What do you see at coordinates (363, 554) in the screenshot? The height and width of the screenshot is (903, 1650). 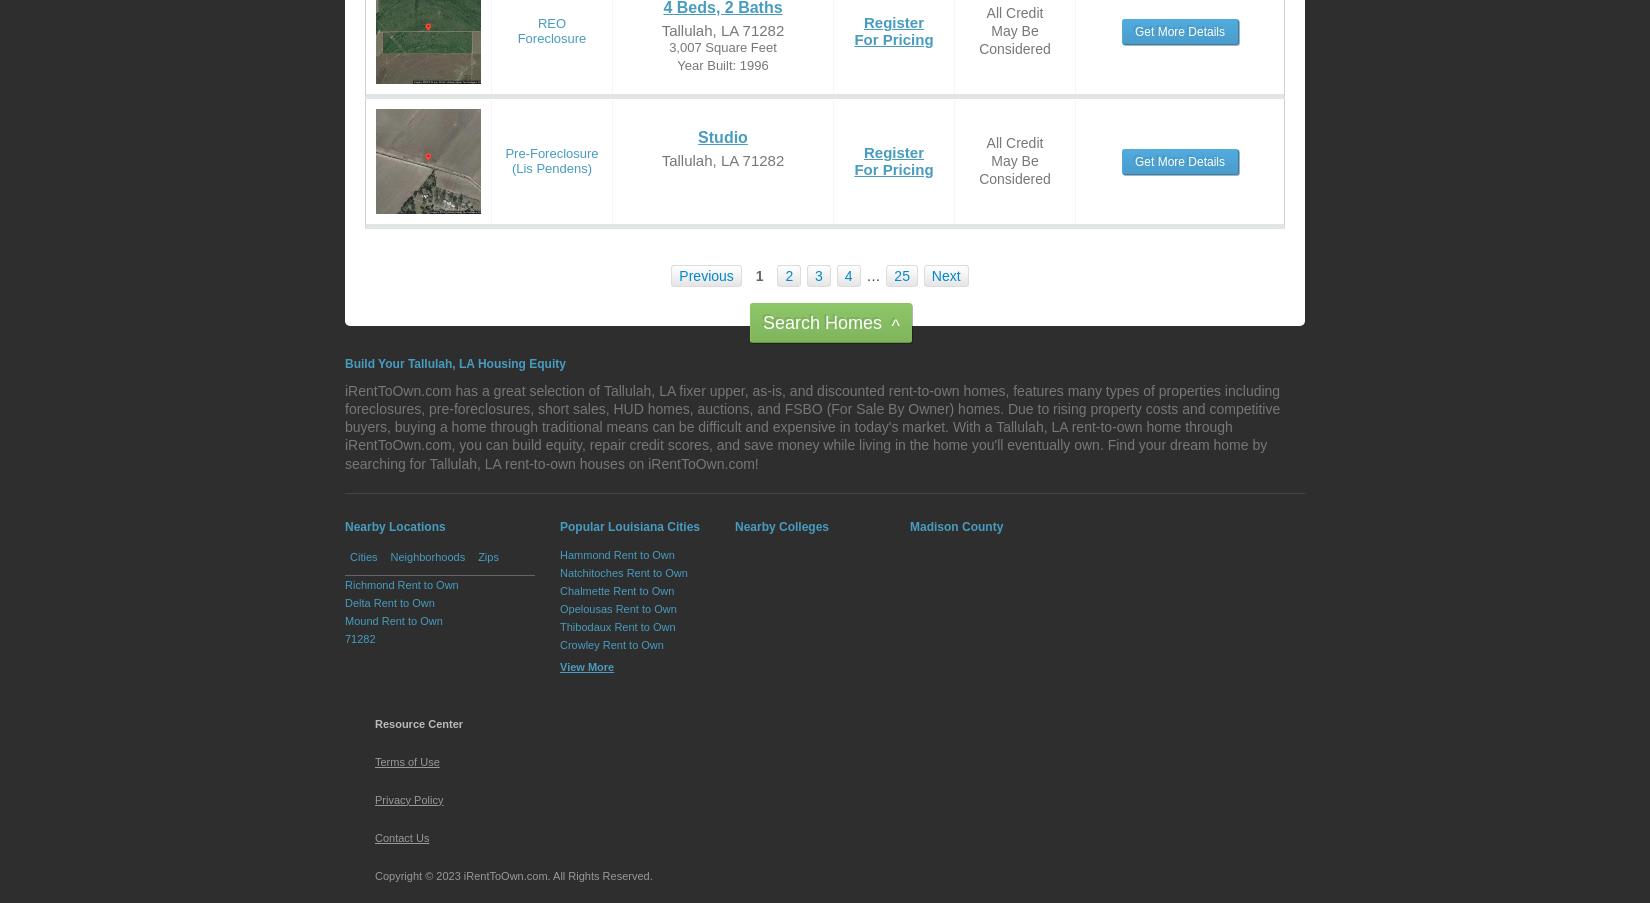 I see `'Cities'` at bounding box center [363, 554].